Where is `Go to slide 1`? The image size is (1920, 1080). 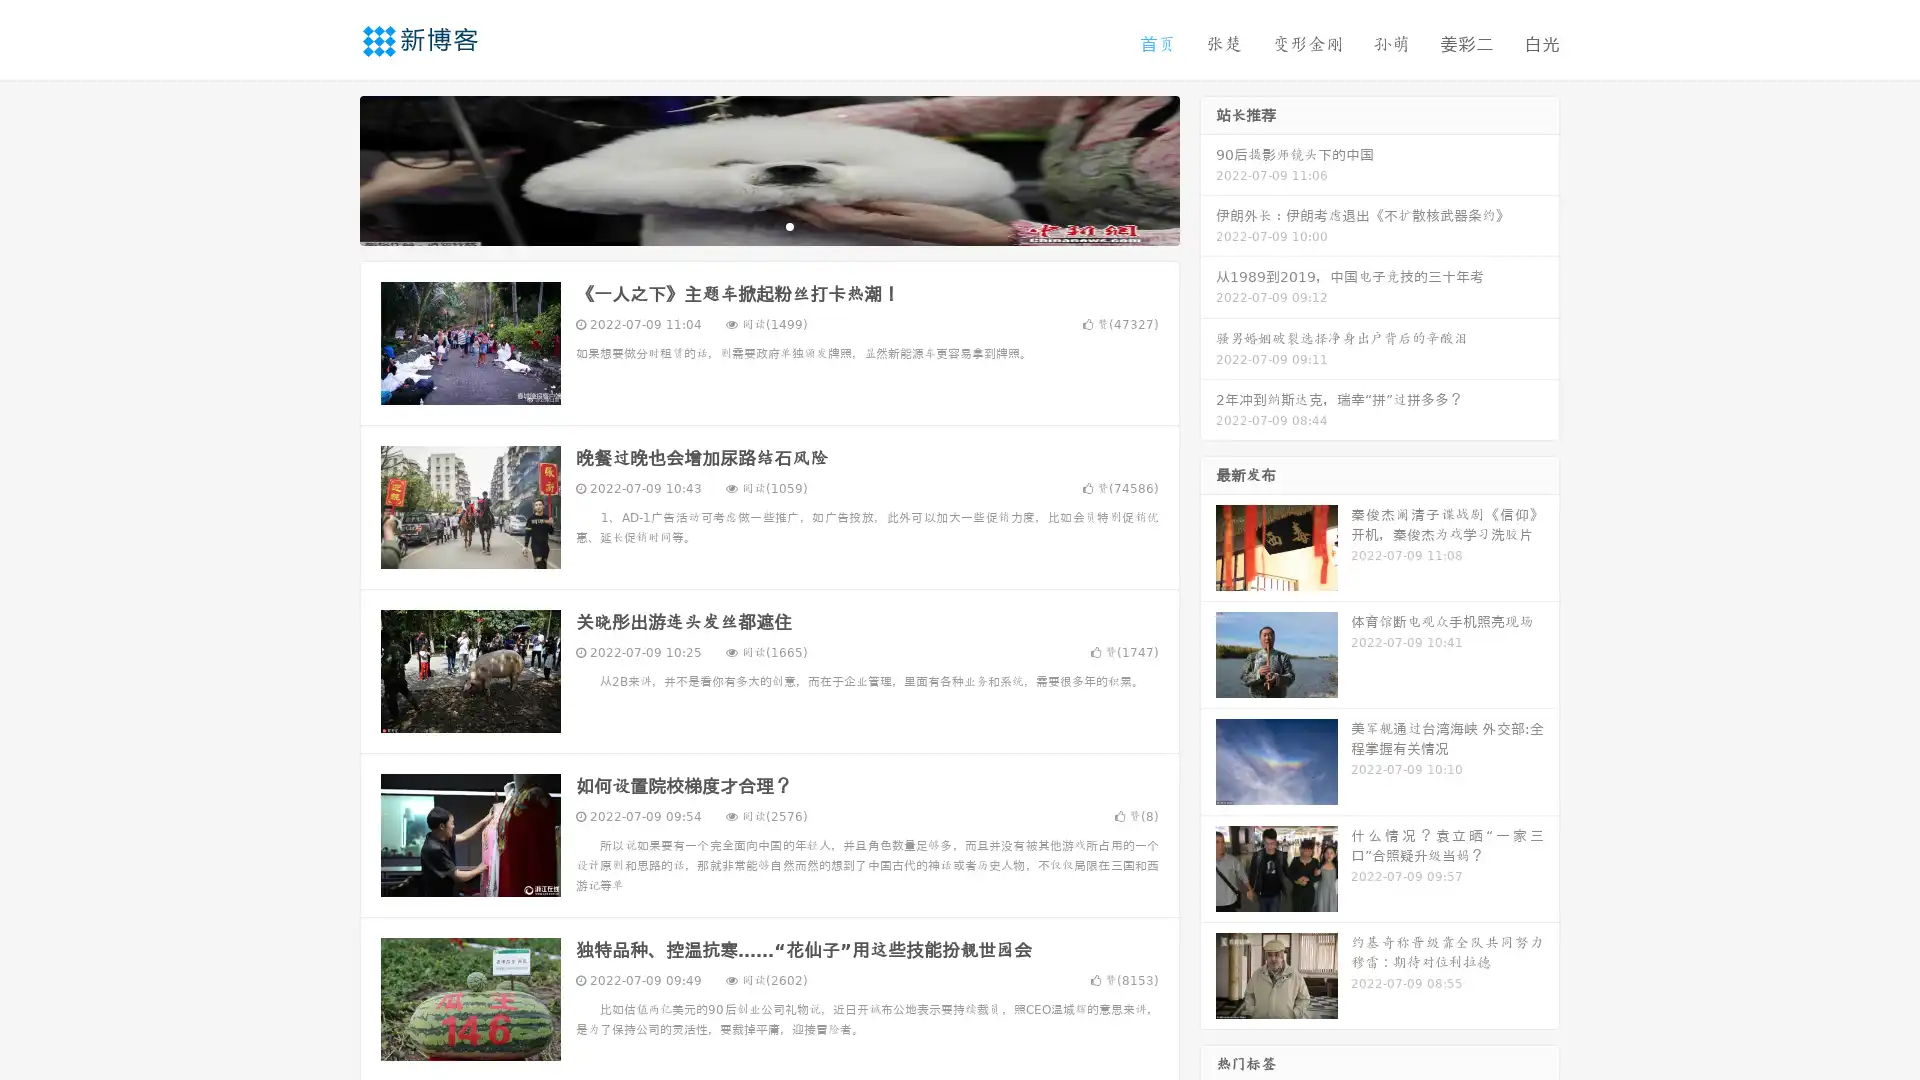
Go to slide 1 is located at coordinates (748, 225).